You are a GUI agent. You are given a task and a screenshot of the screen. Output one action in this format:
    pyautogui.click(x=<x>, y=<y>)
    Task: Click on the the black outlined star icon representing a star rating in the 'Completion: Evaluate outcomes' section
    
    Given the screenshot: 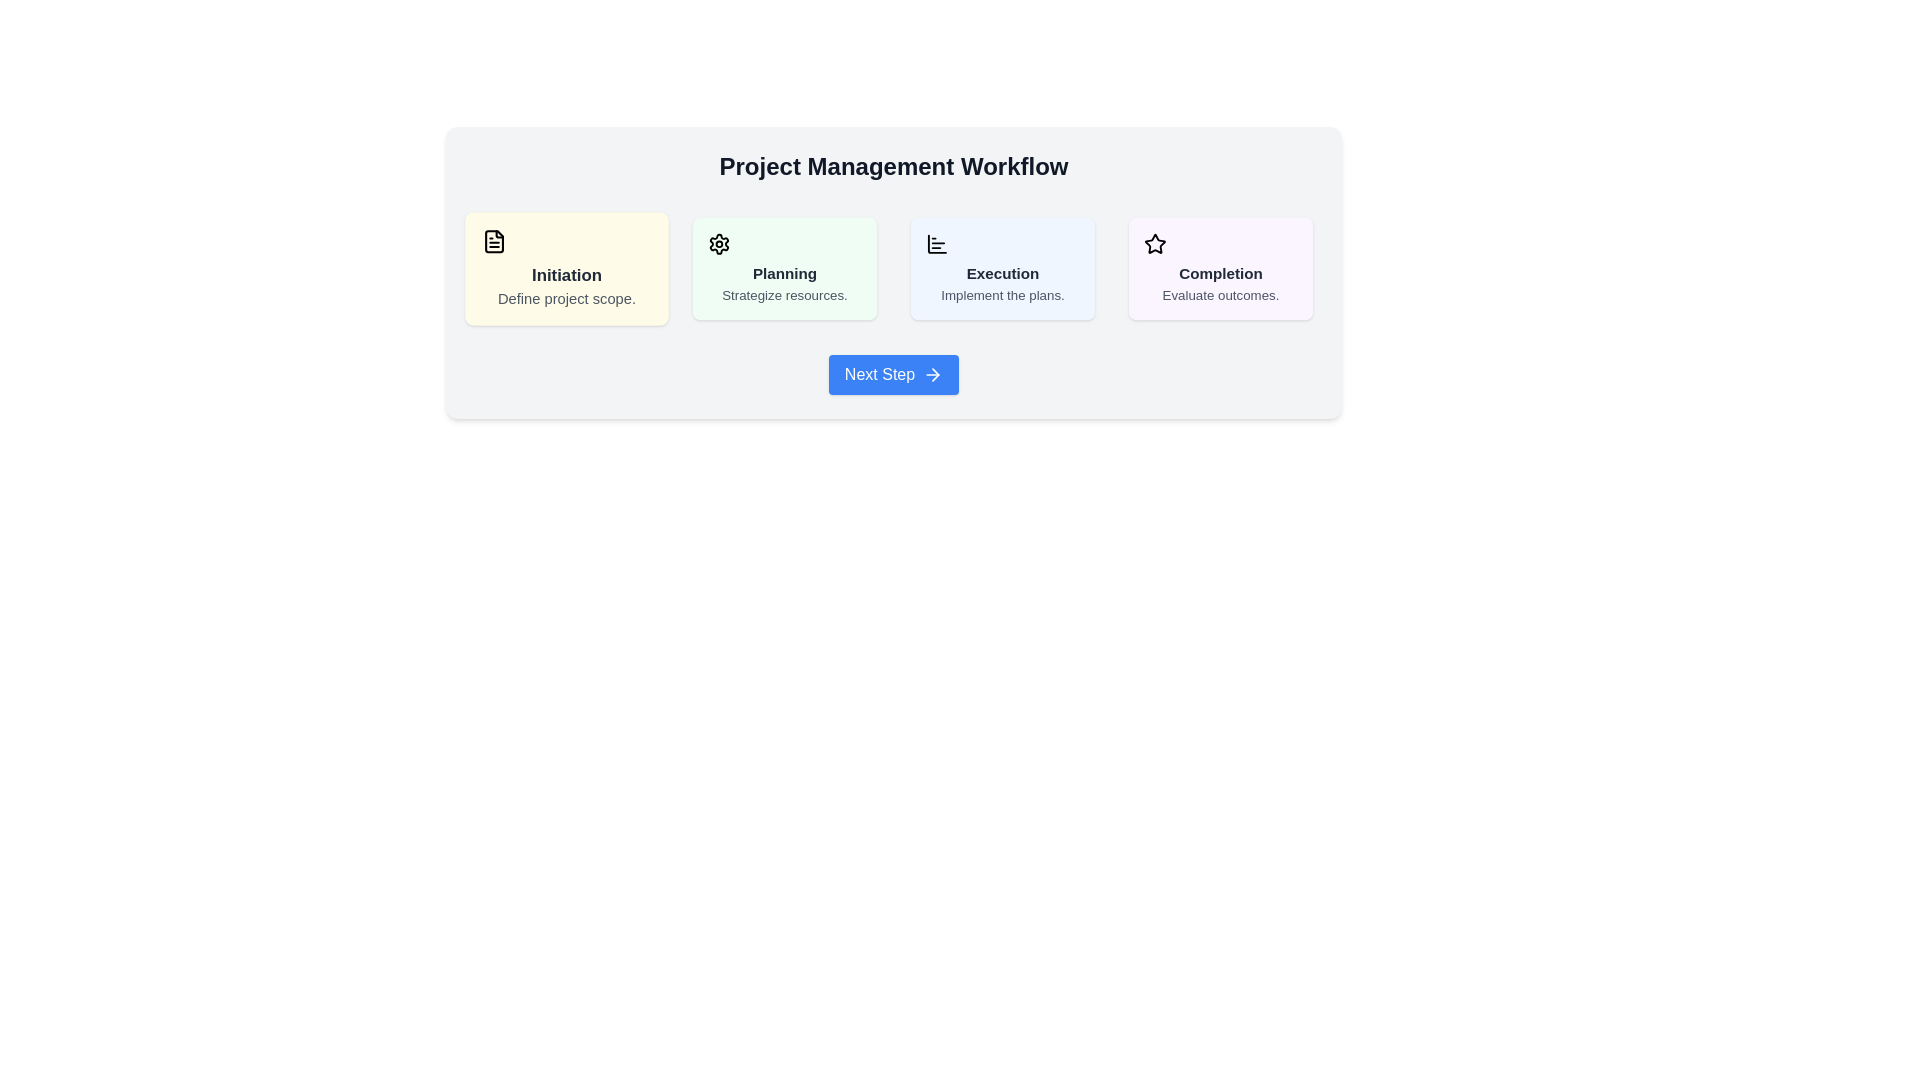 What is the action you would take?
    pyautogui.click(x=1155, y=243)
    